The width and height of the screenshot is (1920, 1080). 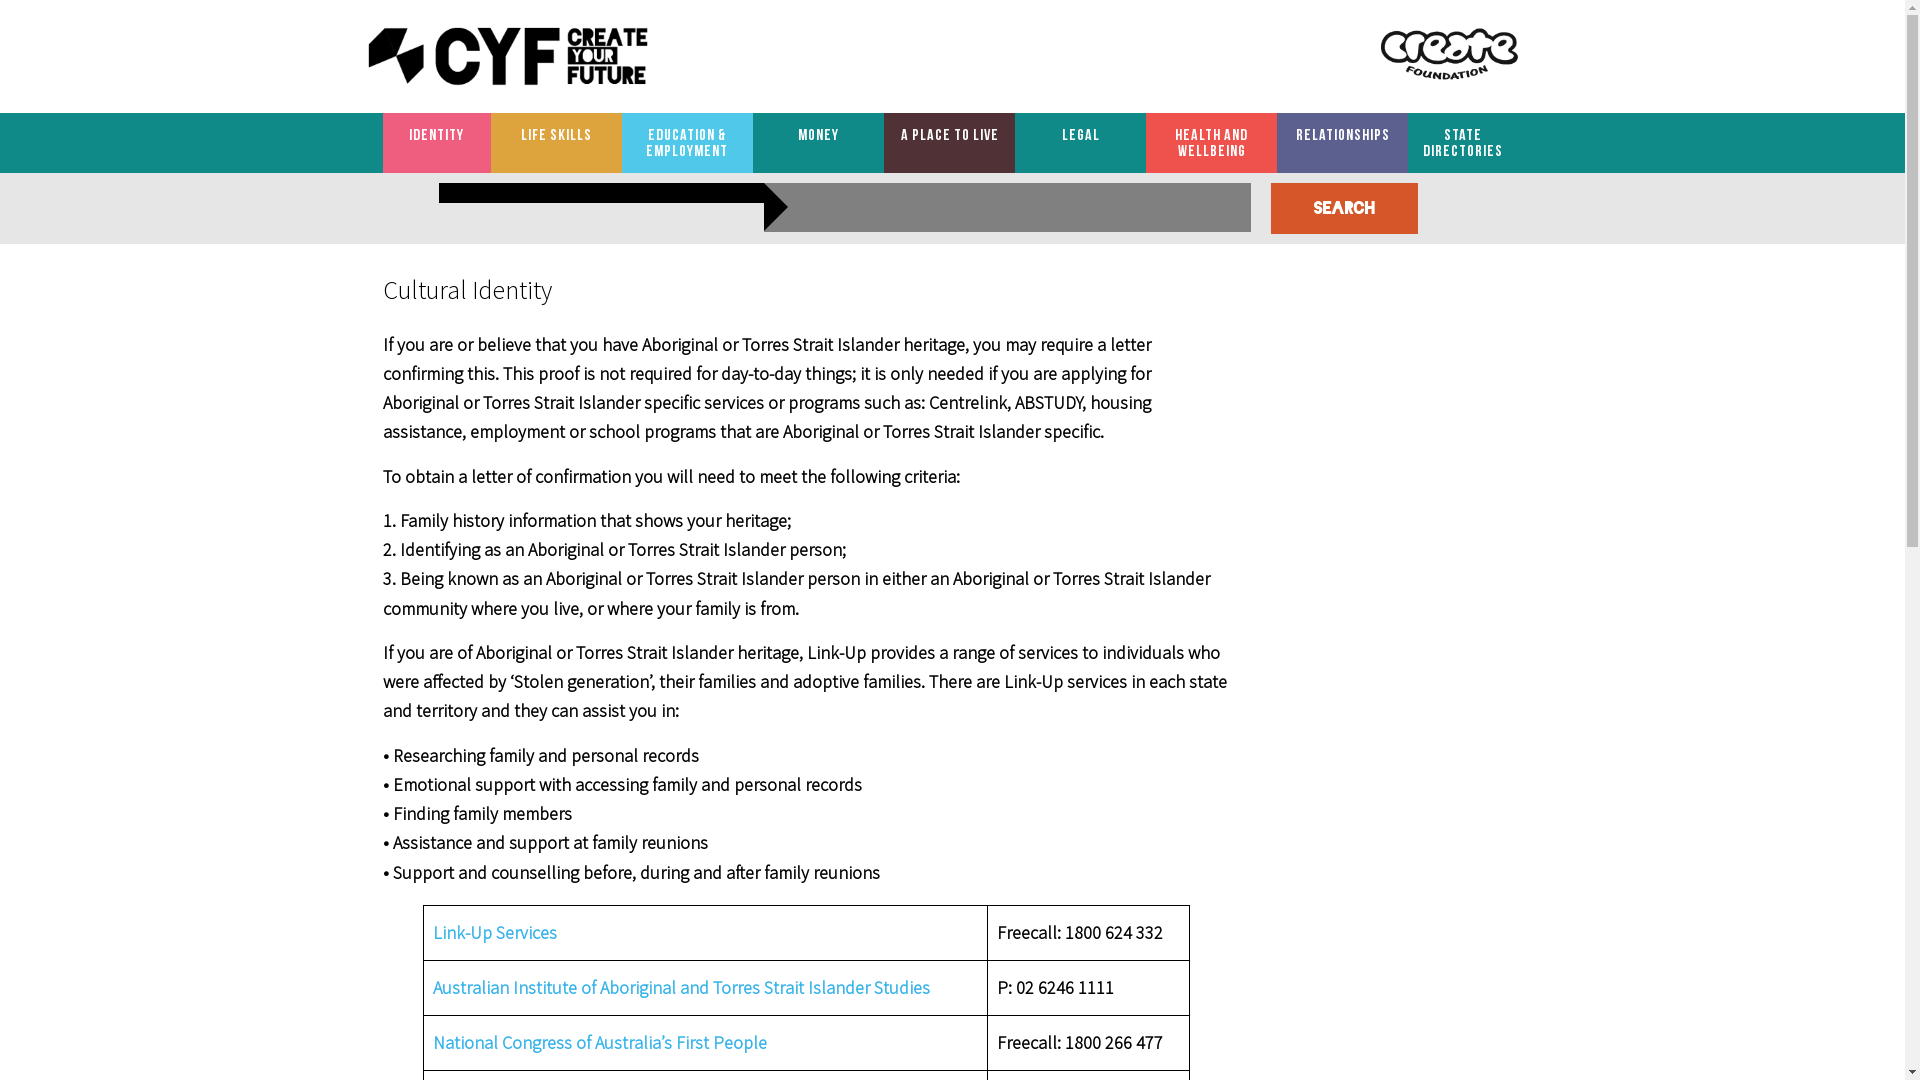 What do you see at coordinates (818, 135) in the screenshot?
I see `'MONEY'` at bounding box center [818, 135].